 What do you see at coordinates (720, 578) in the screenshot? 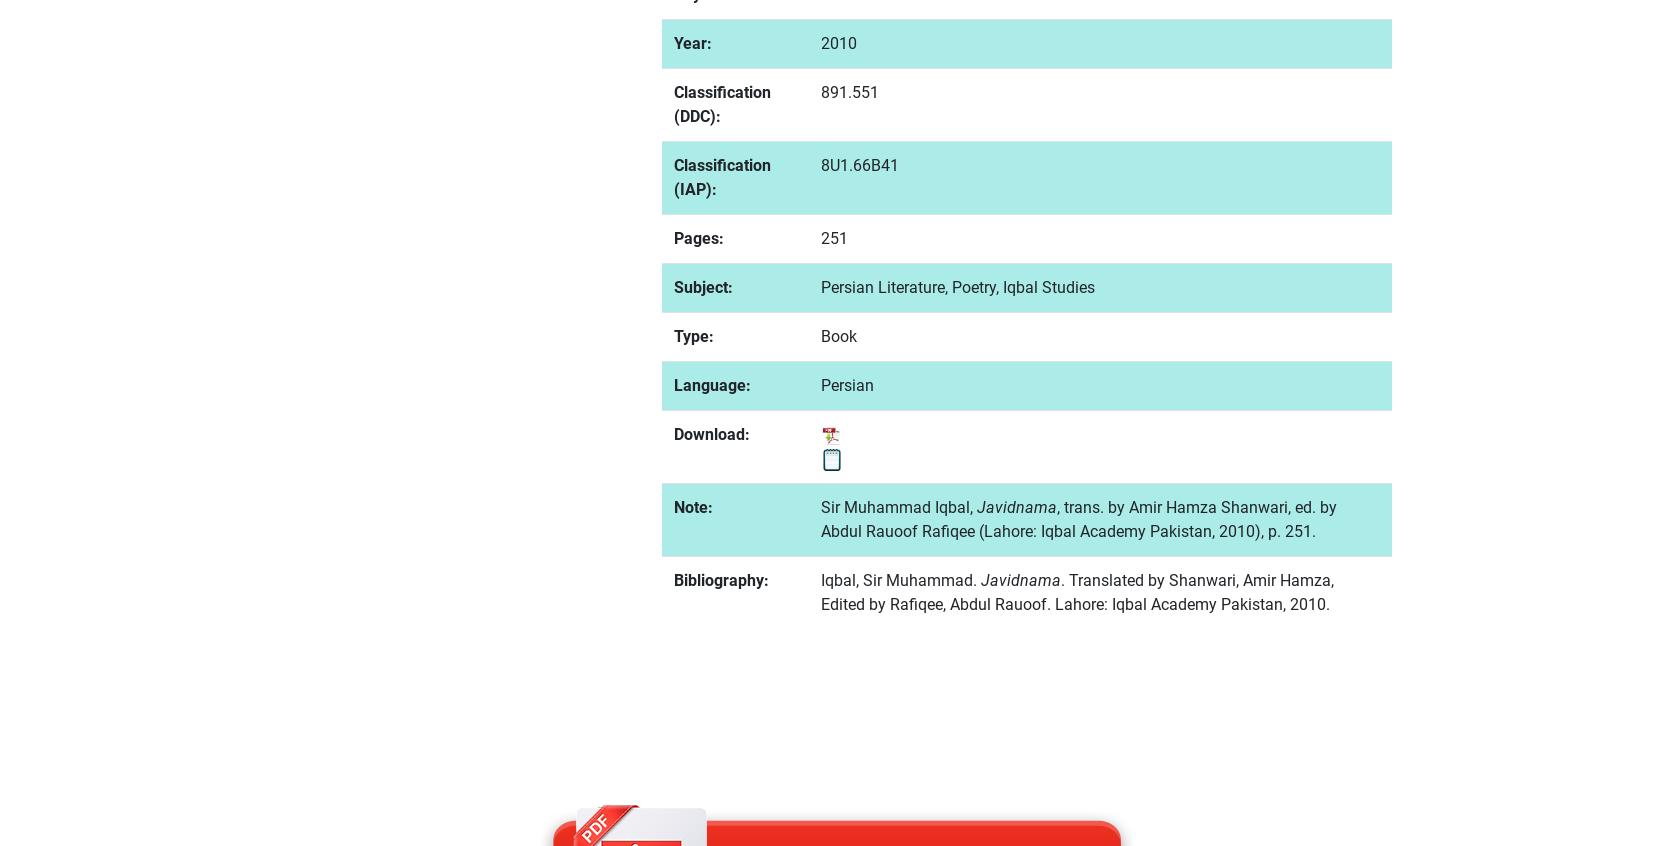
I see `'Bibliography:'` at bounding box center [720, 578].